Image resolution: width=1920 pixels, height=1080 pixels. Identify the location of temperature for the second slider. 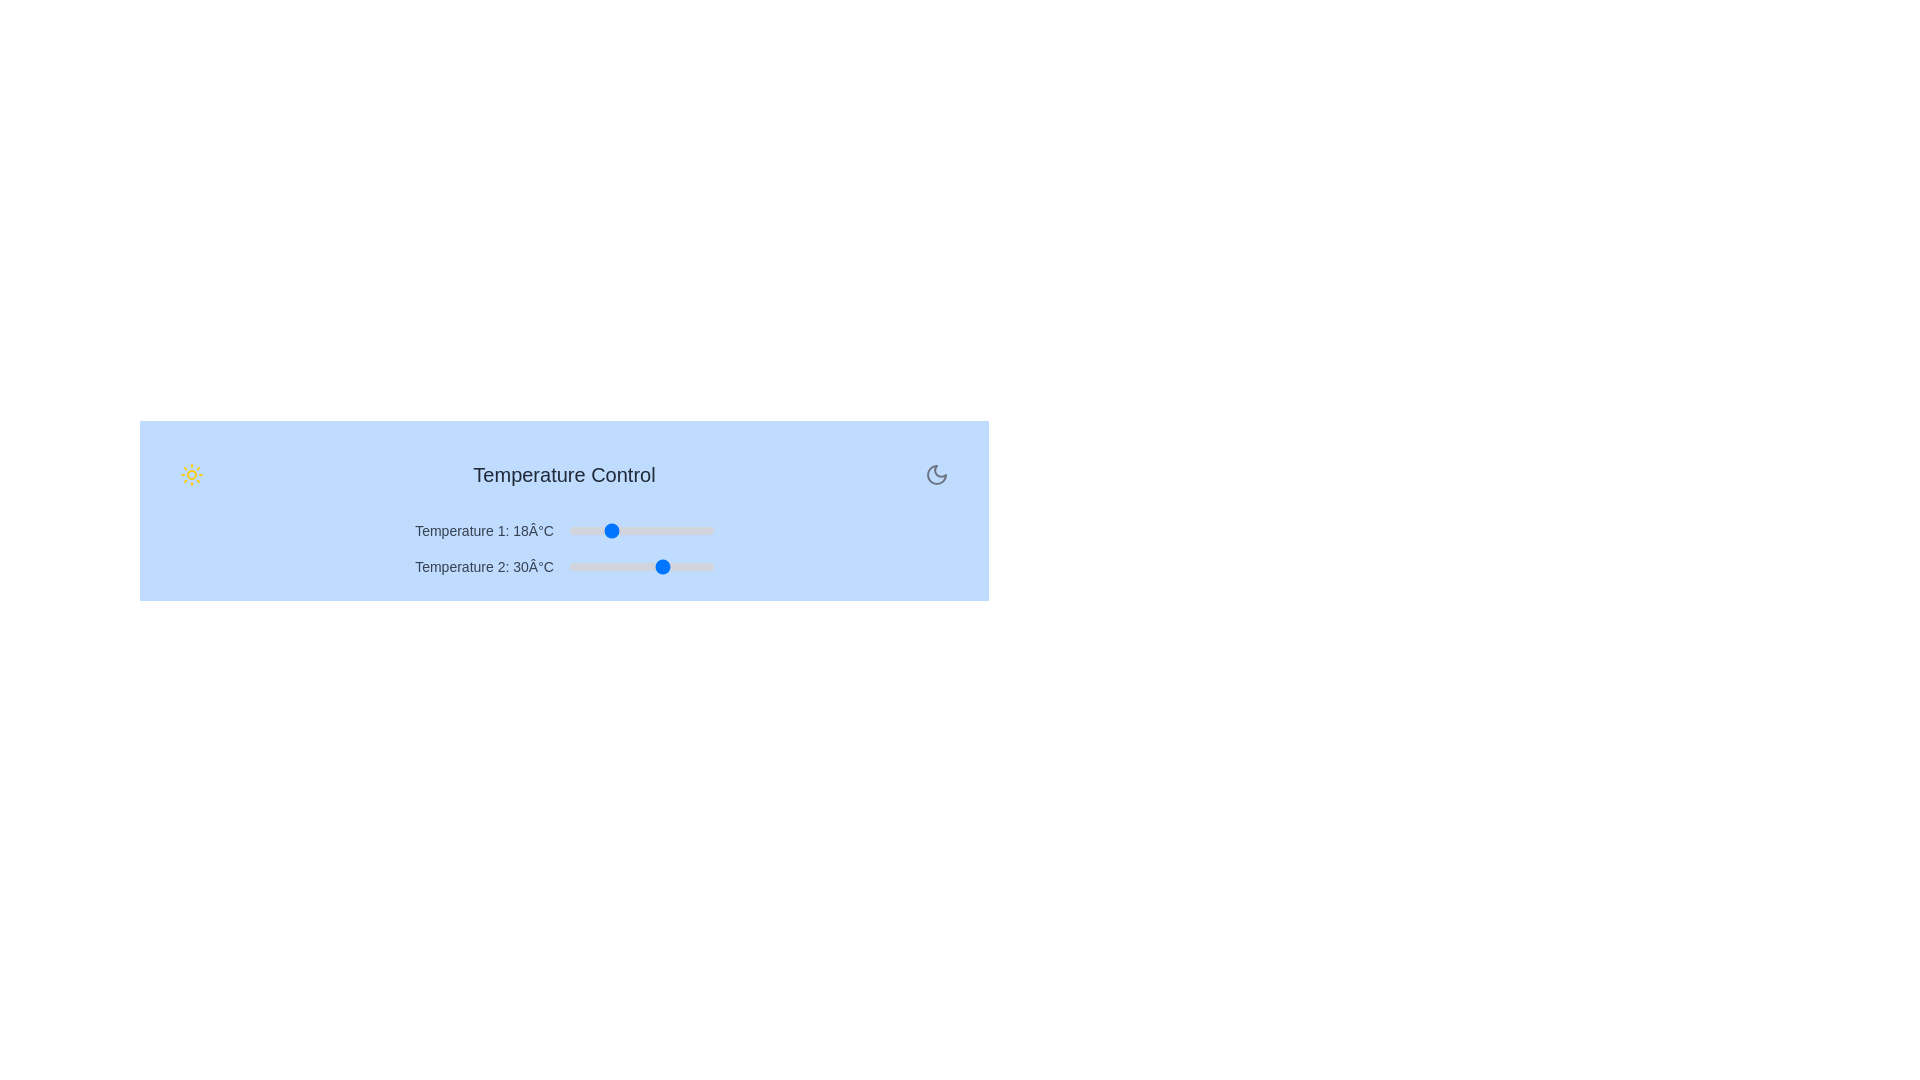
(592, 567).